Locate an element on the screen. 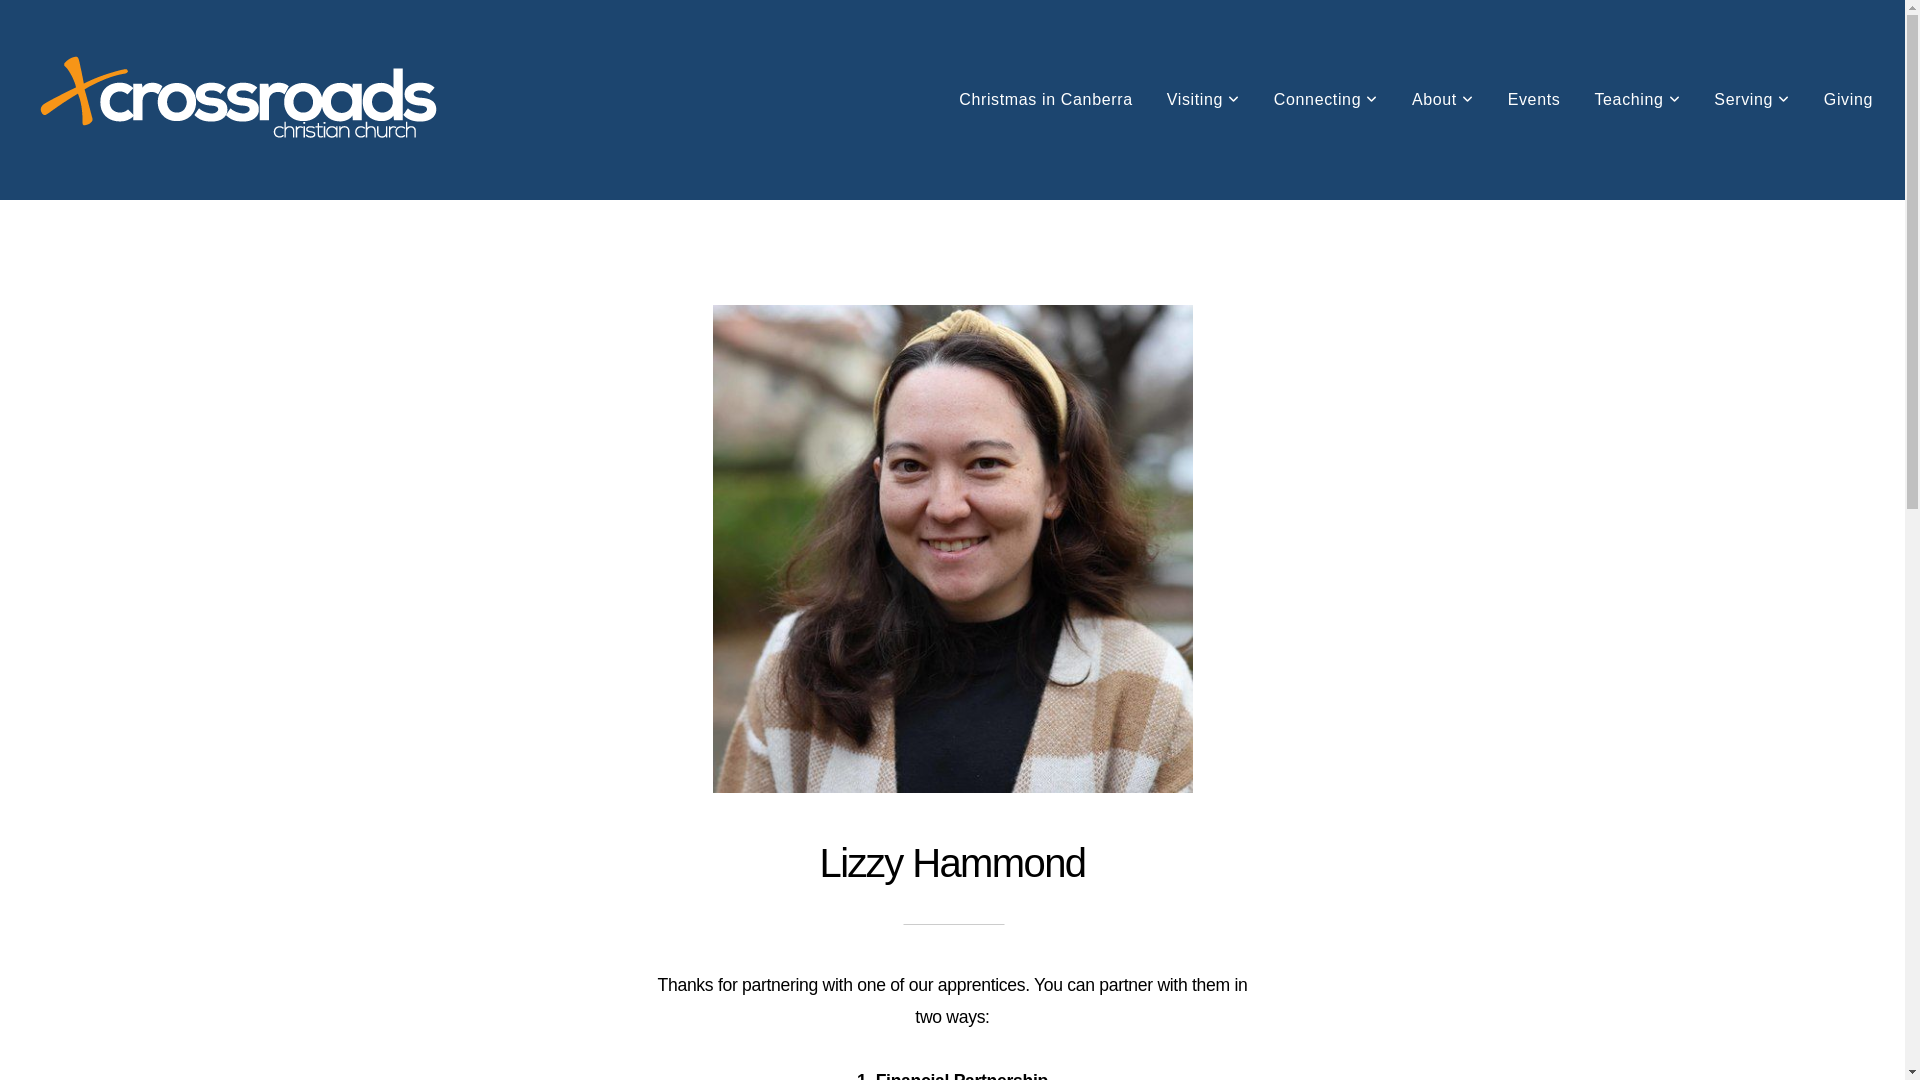 Image resolution: width=1920 pixels, height=1080 pixels. 'About ' is located at coordinates (1443, 100).